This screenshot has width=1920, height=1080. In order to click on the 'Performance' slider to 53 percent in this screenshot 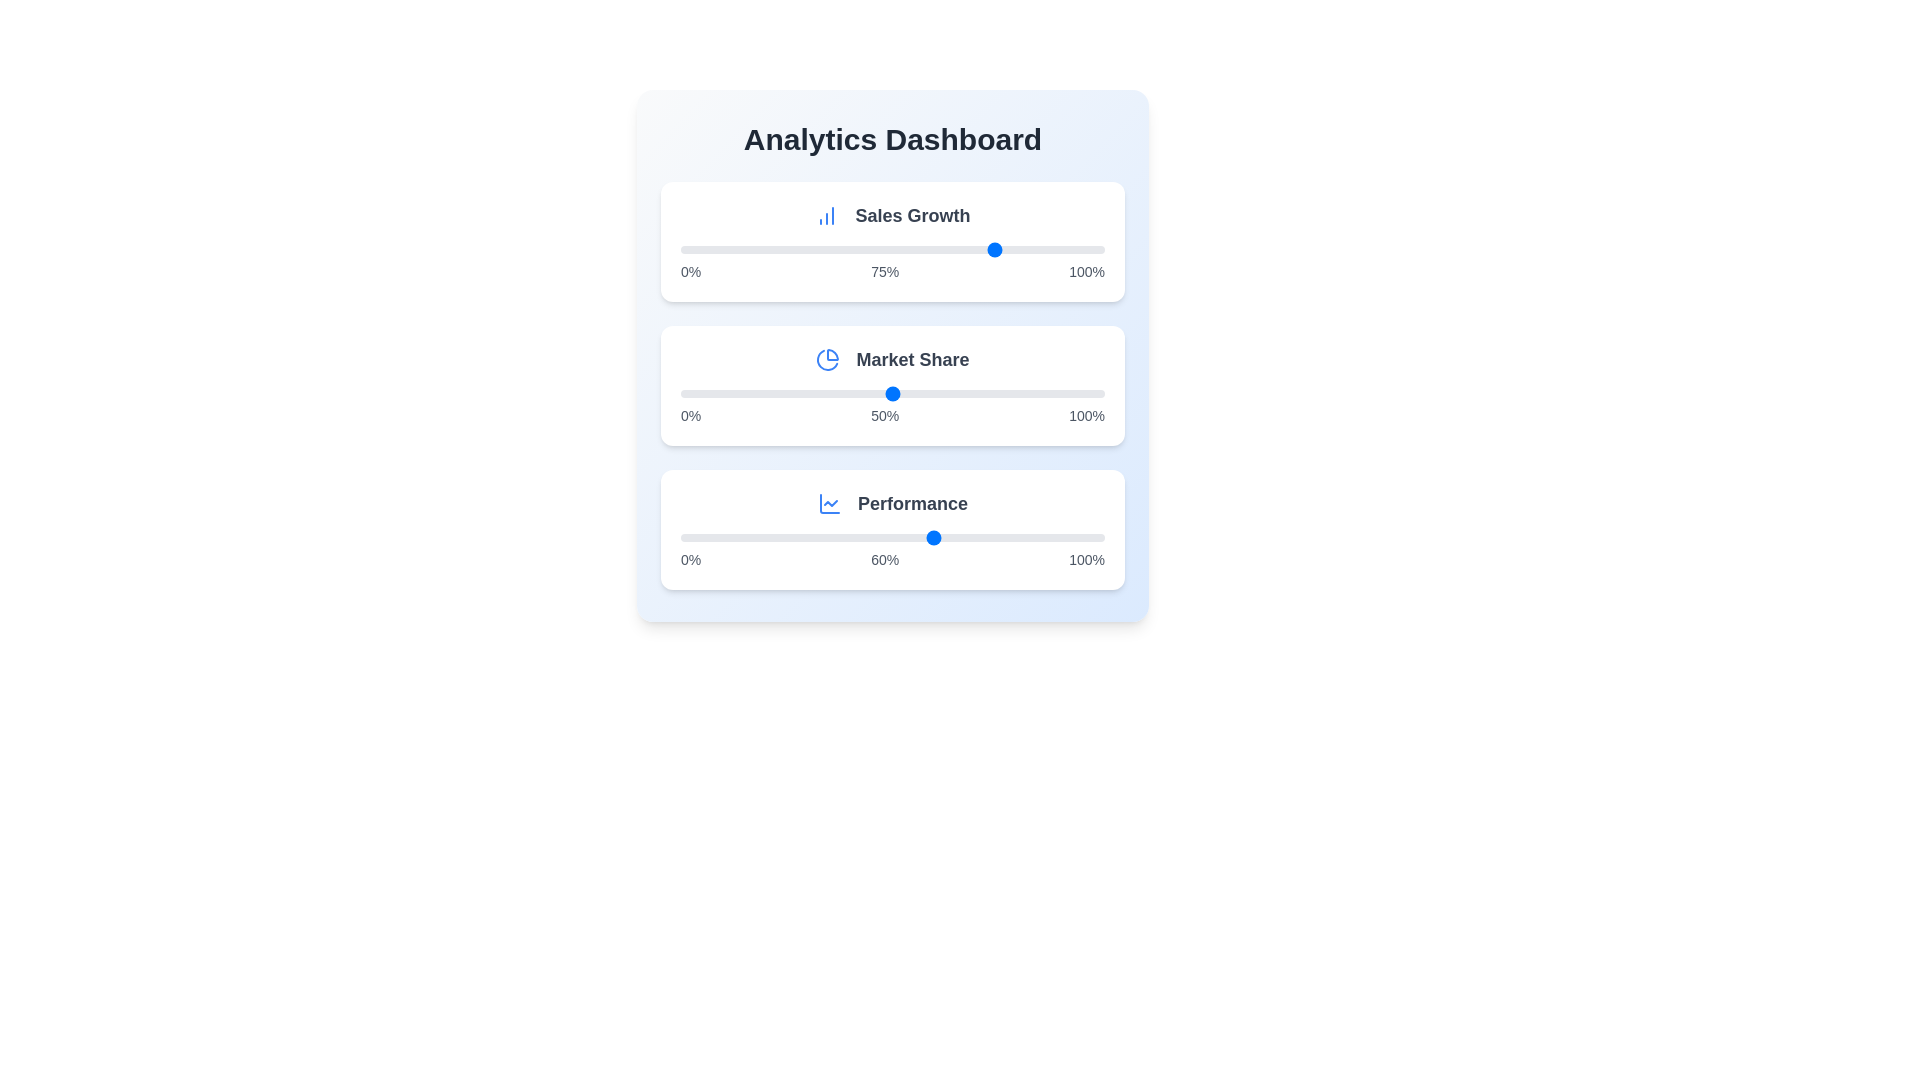, I will do `click(904, 536)`.